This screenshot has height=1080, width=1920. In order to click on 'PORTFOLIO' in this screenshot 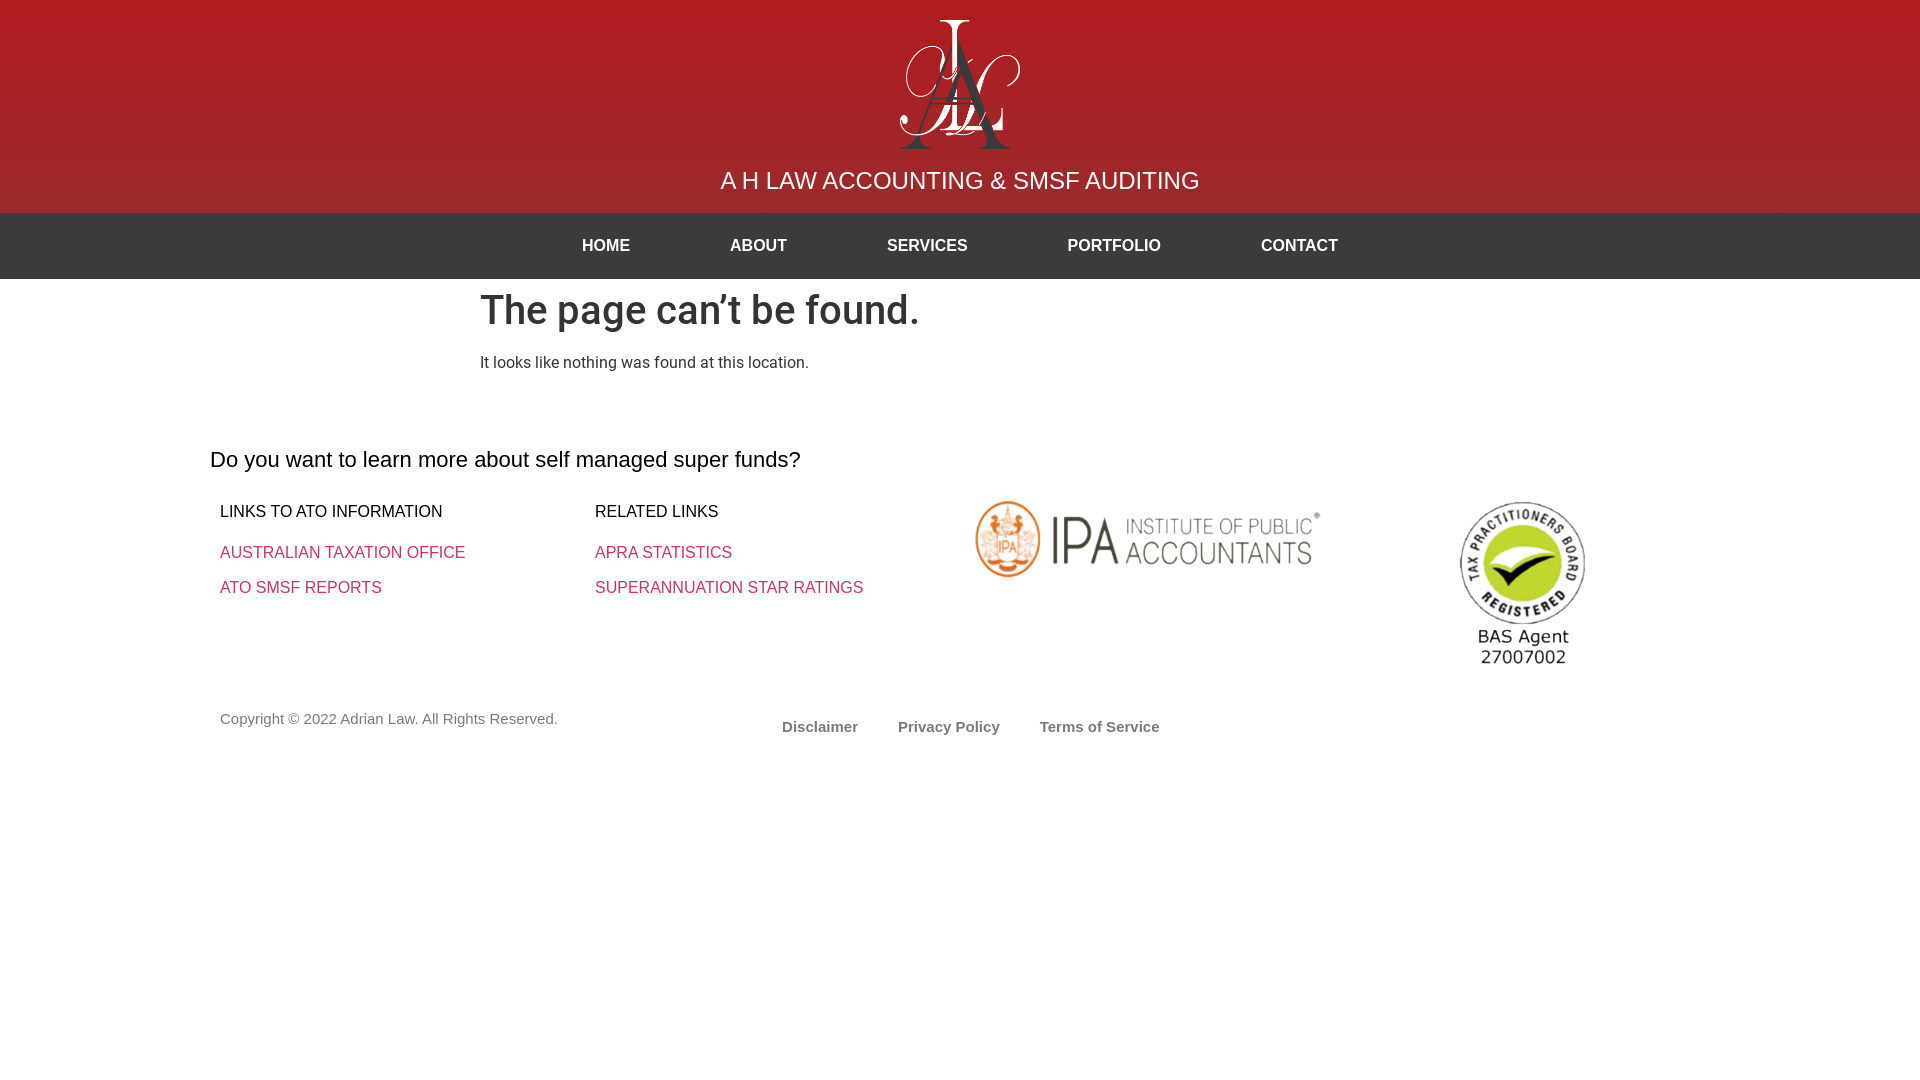, I will do `click(1017, 245)`.